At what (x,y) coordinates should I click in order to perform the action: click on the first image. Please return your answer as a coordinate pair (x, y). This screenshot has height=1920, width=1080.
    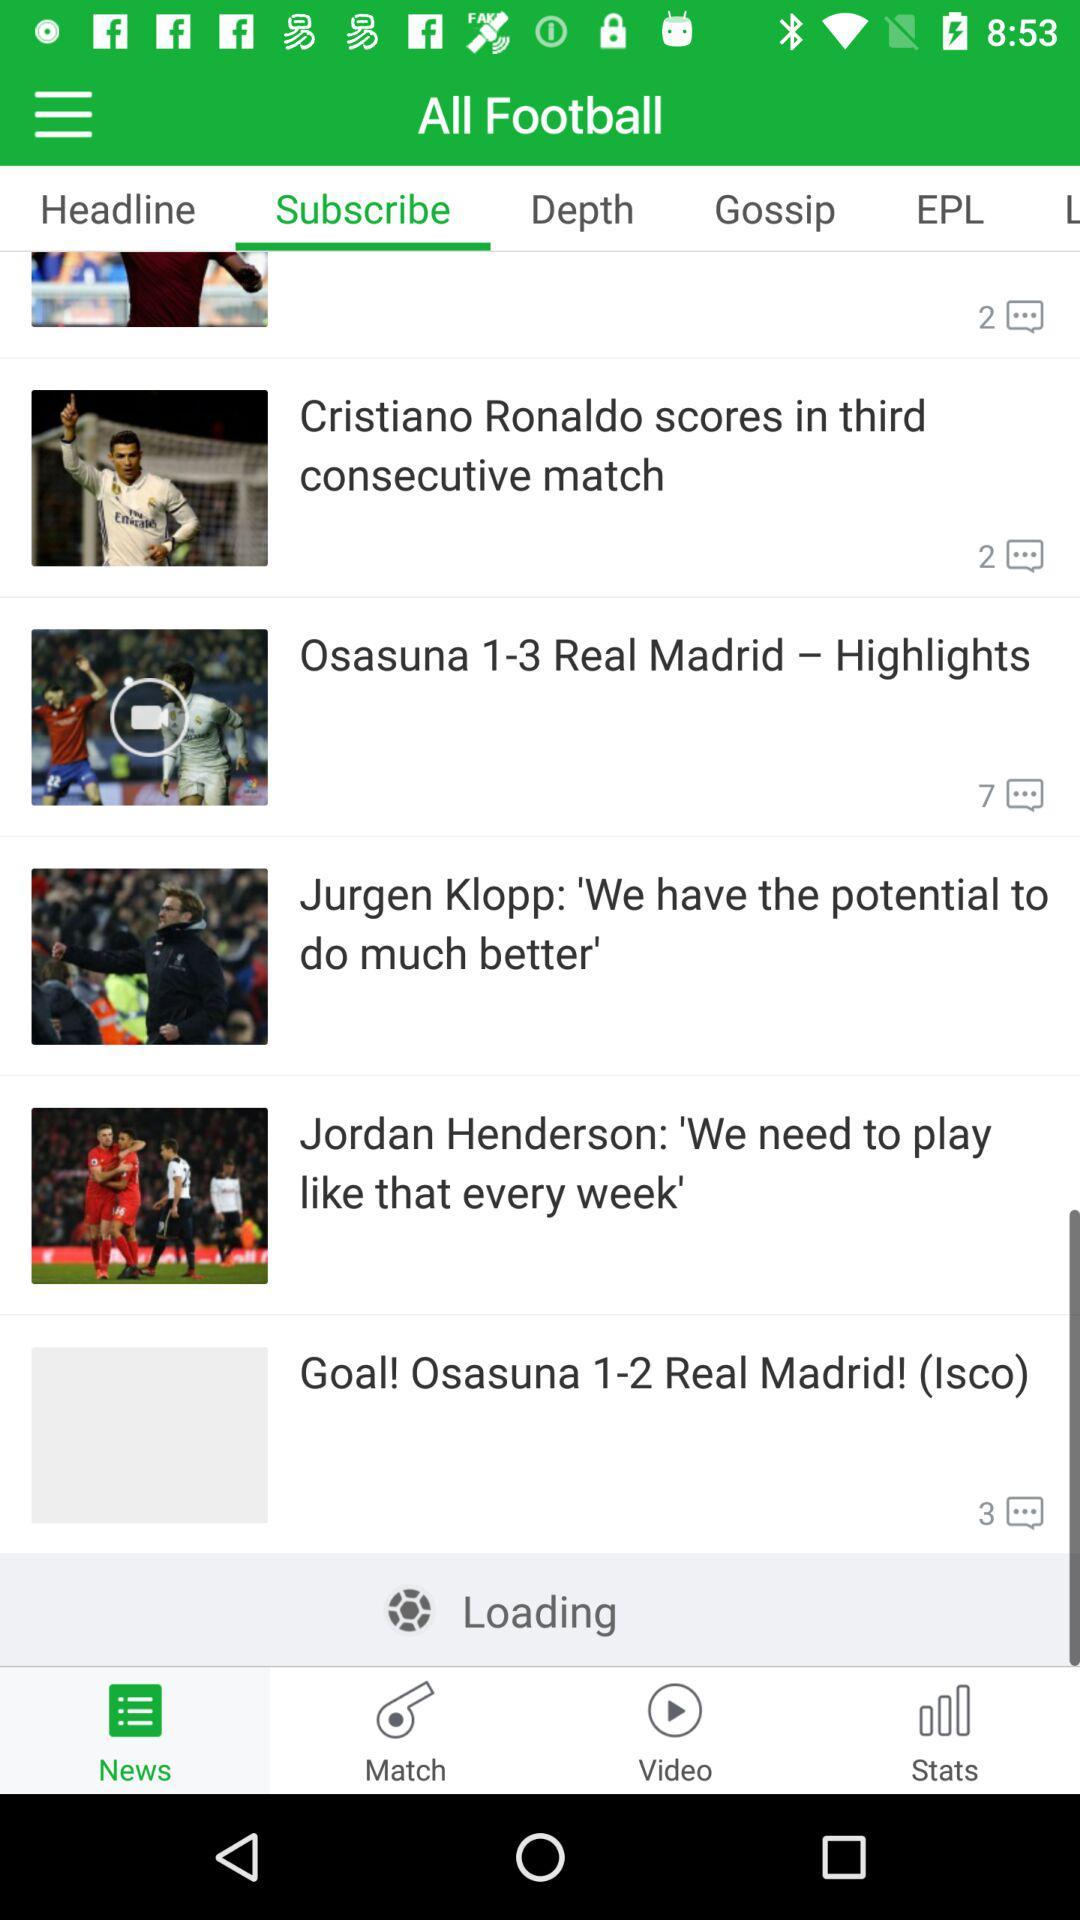
    Looking at the image, I should click on (149, 288).